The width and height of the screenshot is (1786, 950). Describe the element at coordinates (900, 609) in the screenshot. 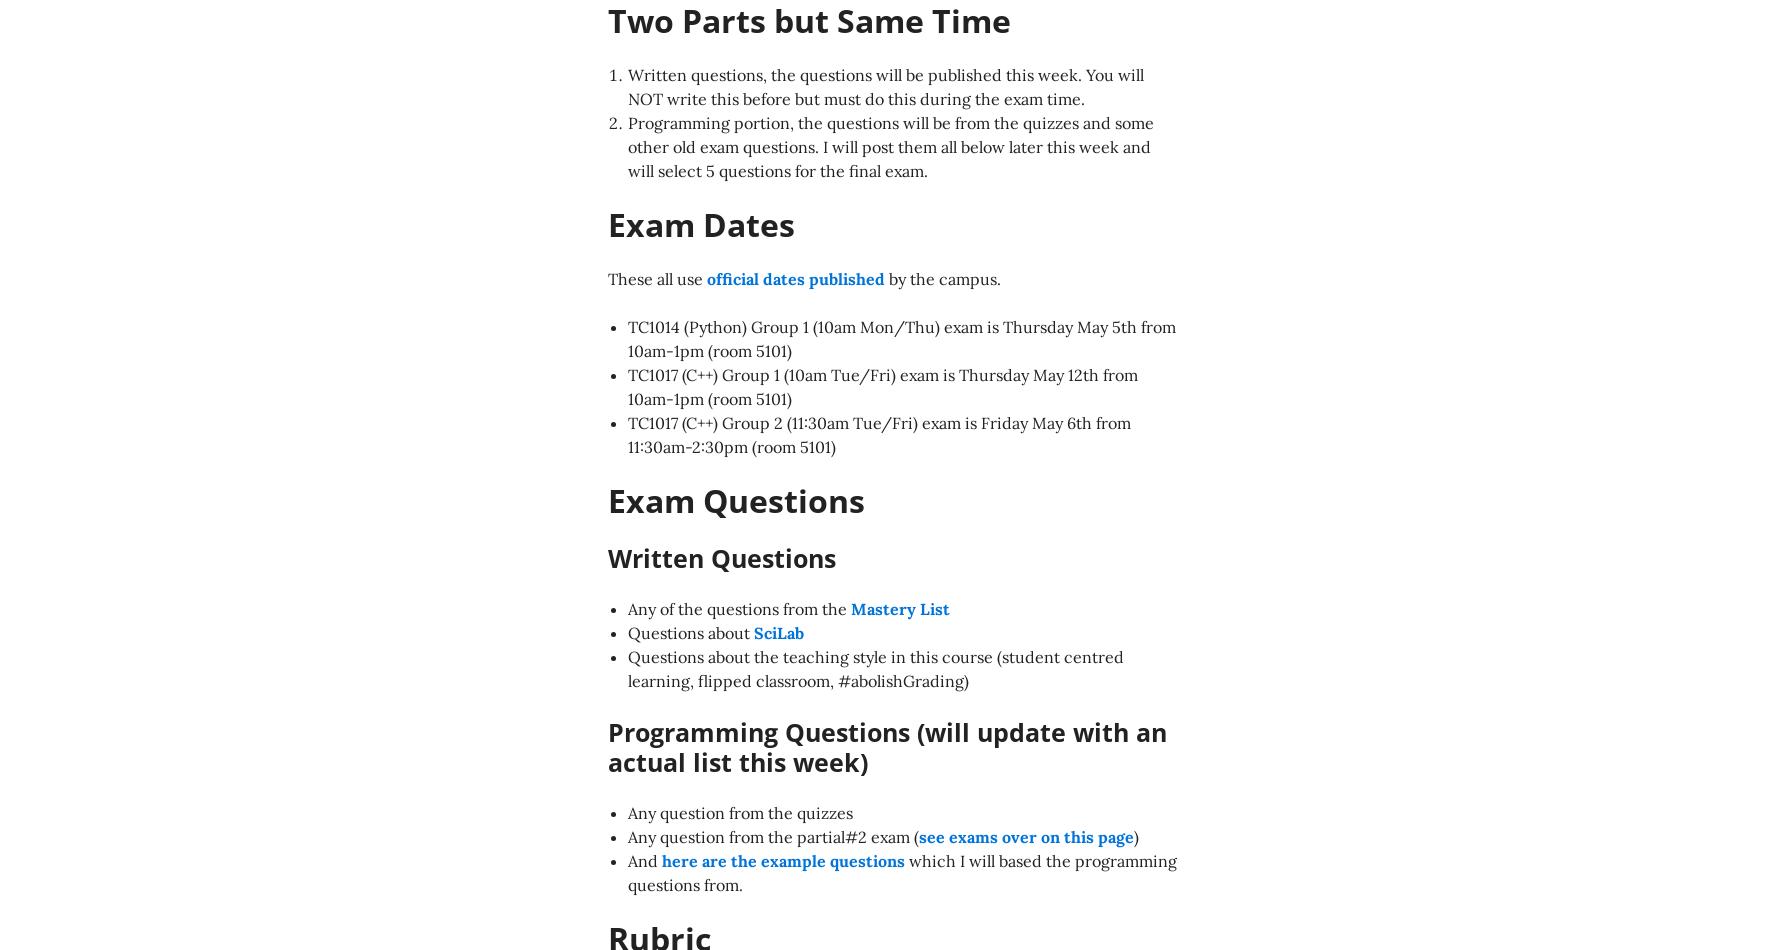

I see `'Mastery List'` at that location.